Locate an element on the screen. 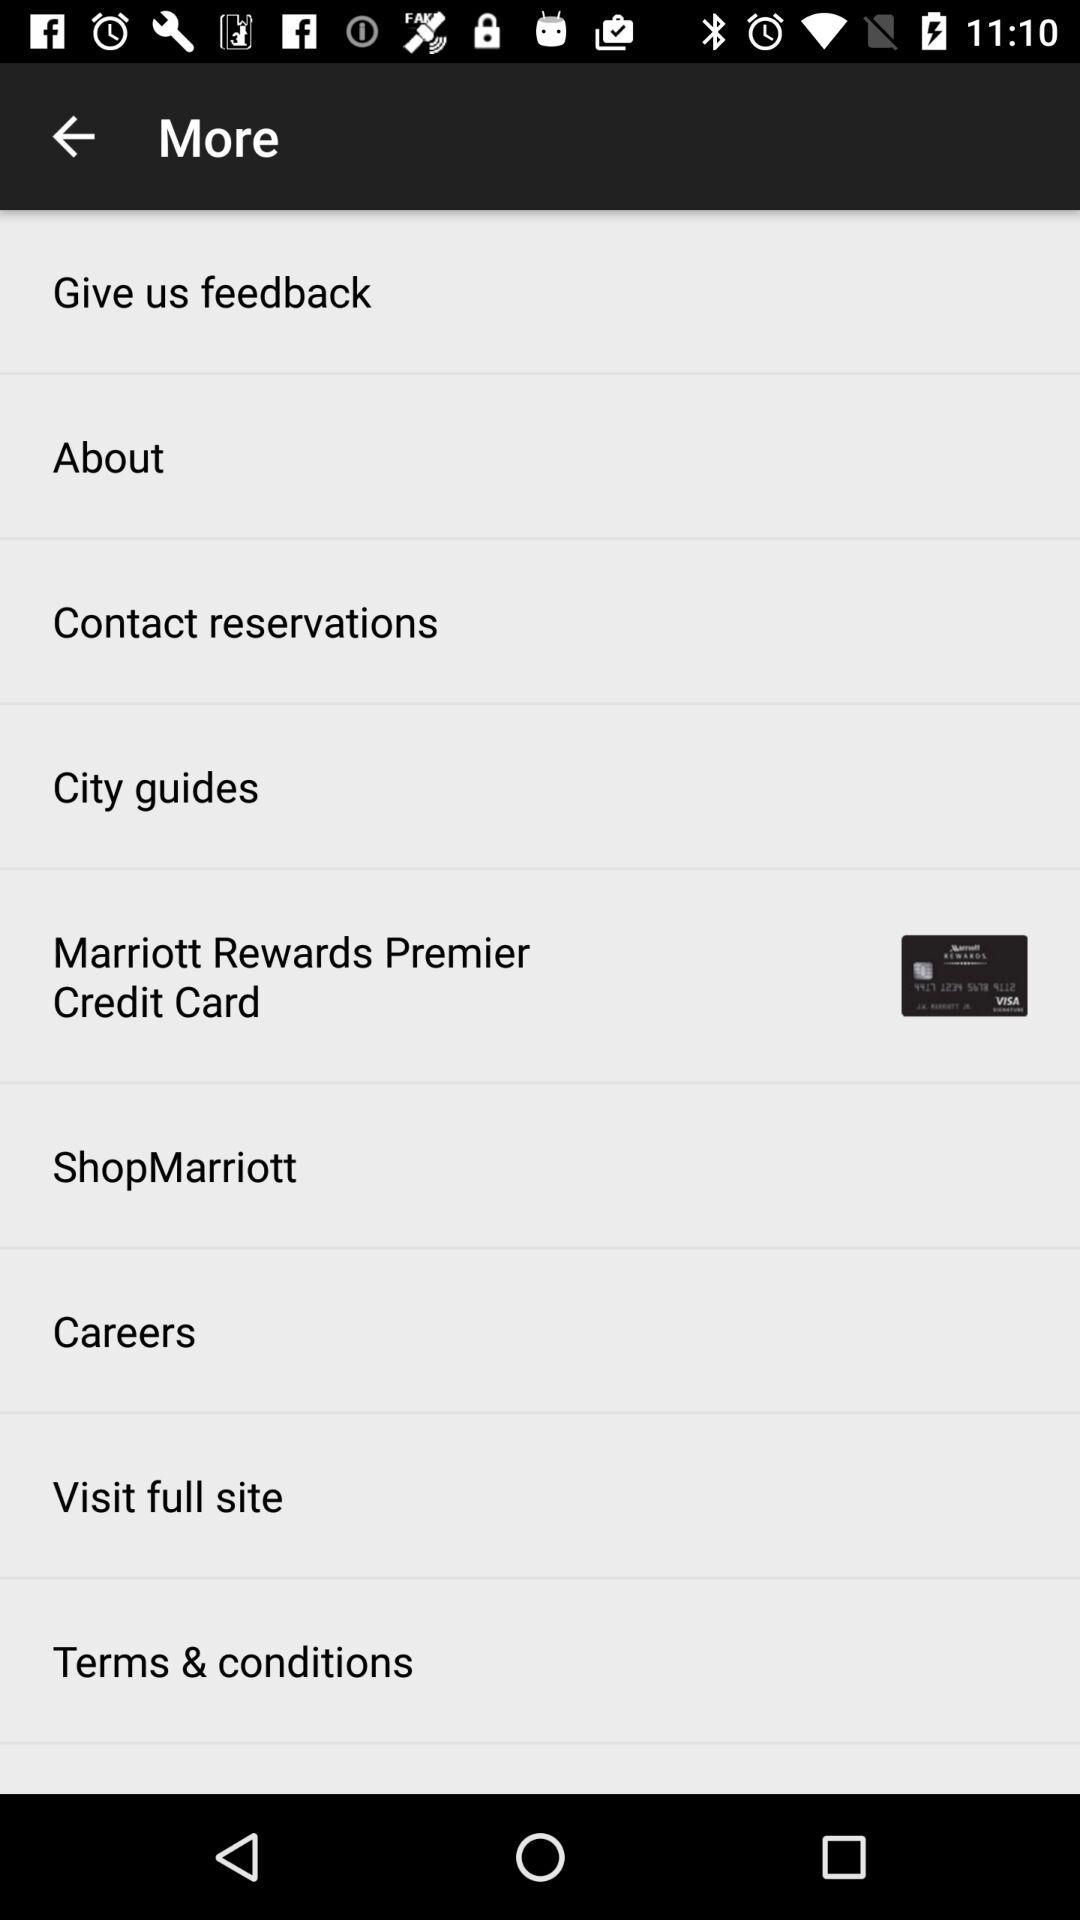 This screenshot has height=1920, width=1080. the item above marriott rewards premier icon is located at coordinates (154, 785).